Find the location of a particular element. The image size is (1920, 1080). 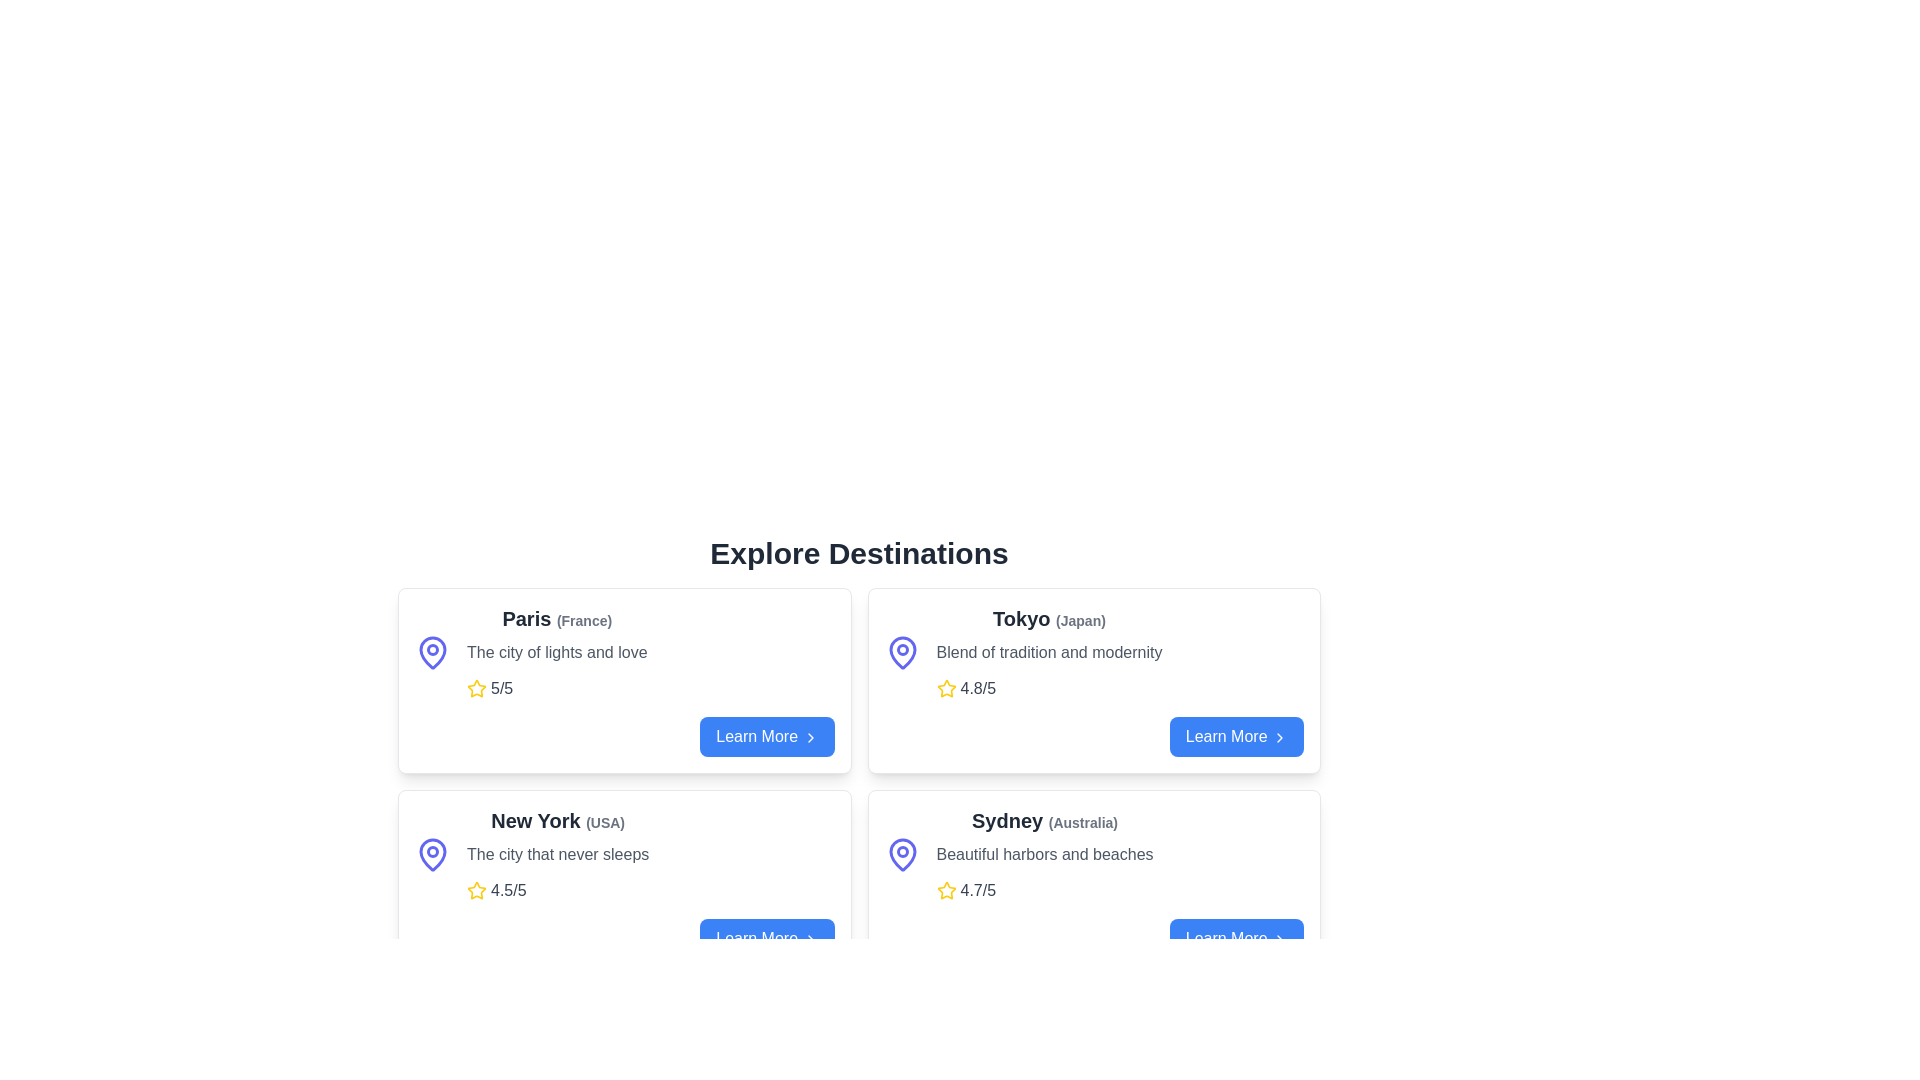

the filled star icon representing the rating for 'Tokyo (Japan)' in the 'Explore Destinations' section, located to the left of the rating text '4.8/5' is located at coordinates (945, 687).